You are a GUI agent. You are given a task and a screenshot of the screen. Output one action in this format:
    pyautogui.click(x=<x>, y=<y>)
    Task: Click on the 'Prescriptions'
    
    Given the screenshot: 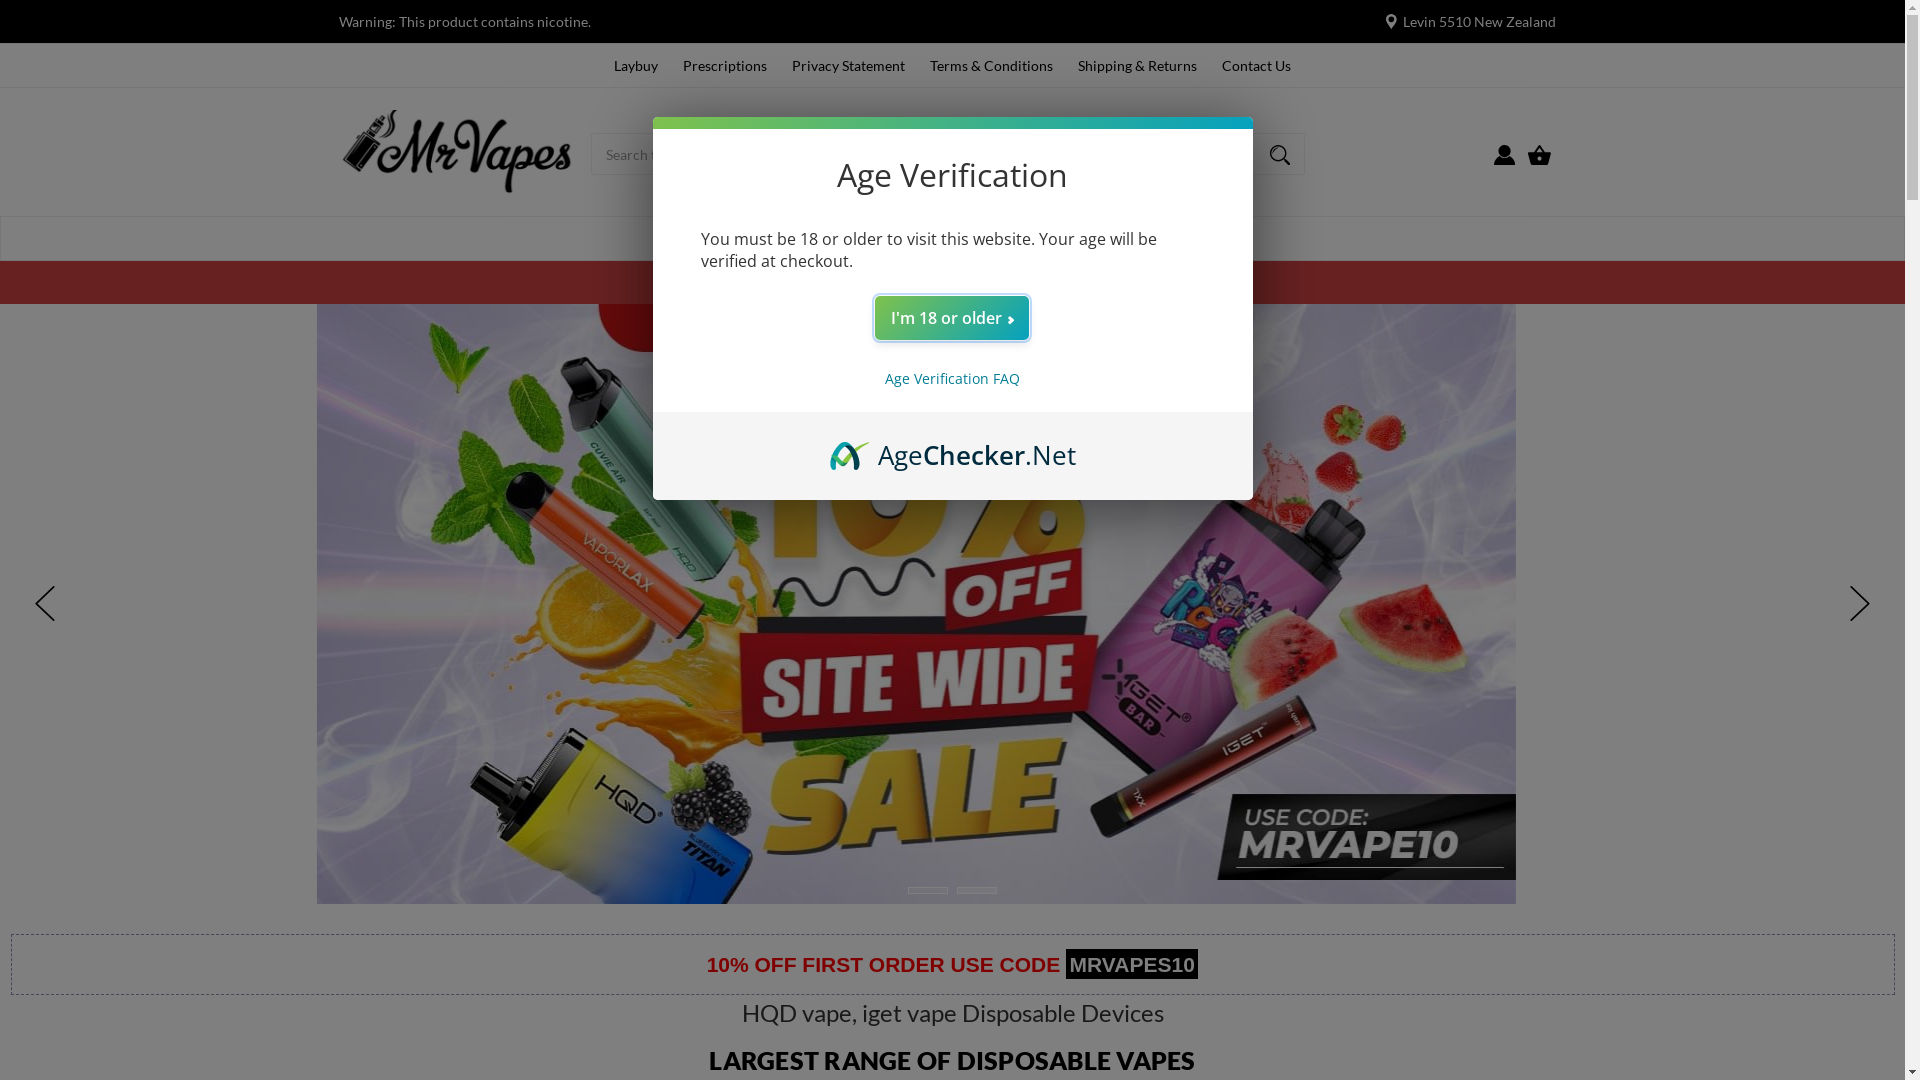 What is the action you would take?
    pyautogui.click(x=723, y=64)
    